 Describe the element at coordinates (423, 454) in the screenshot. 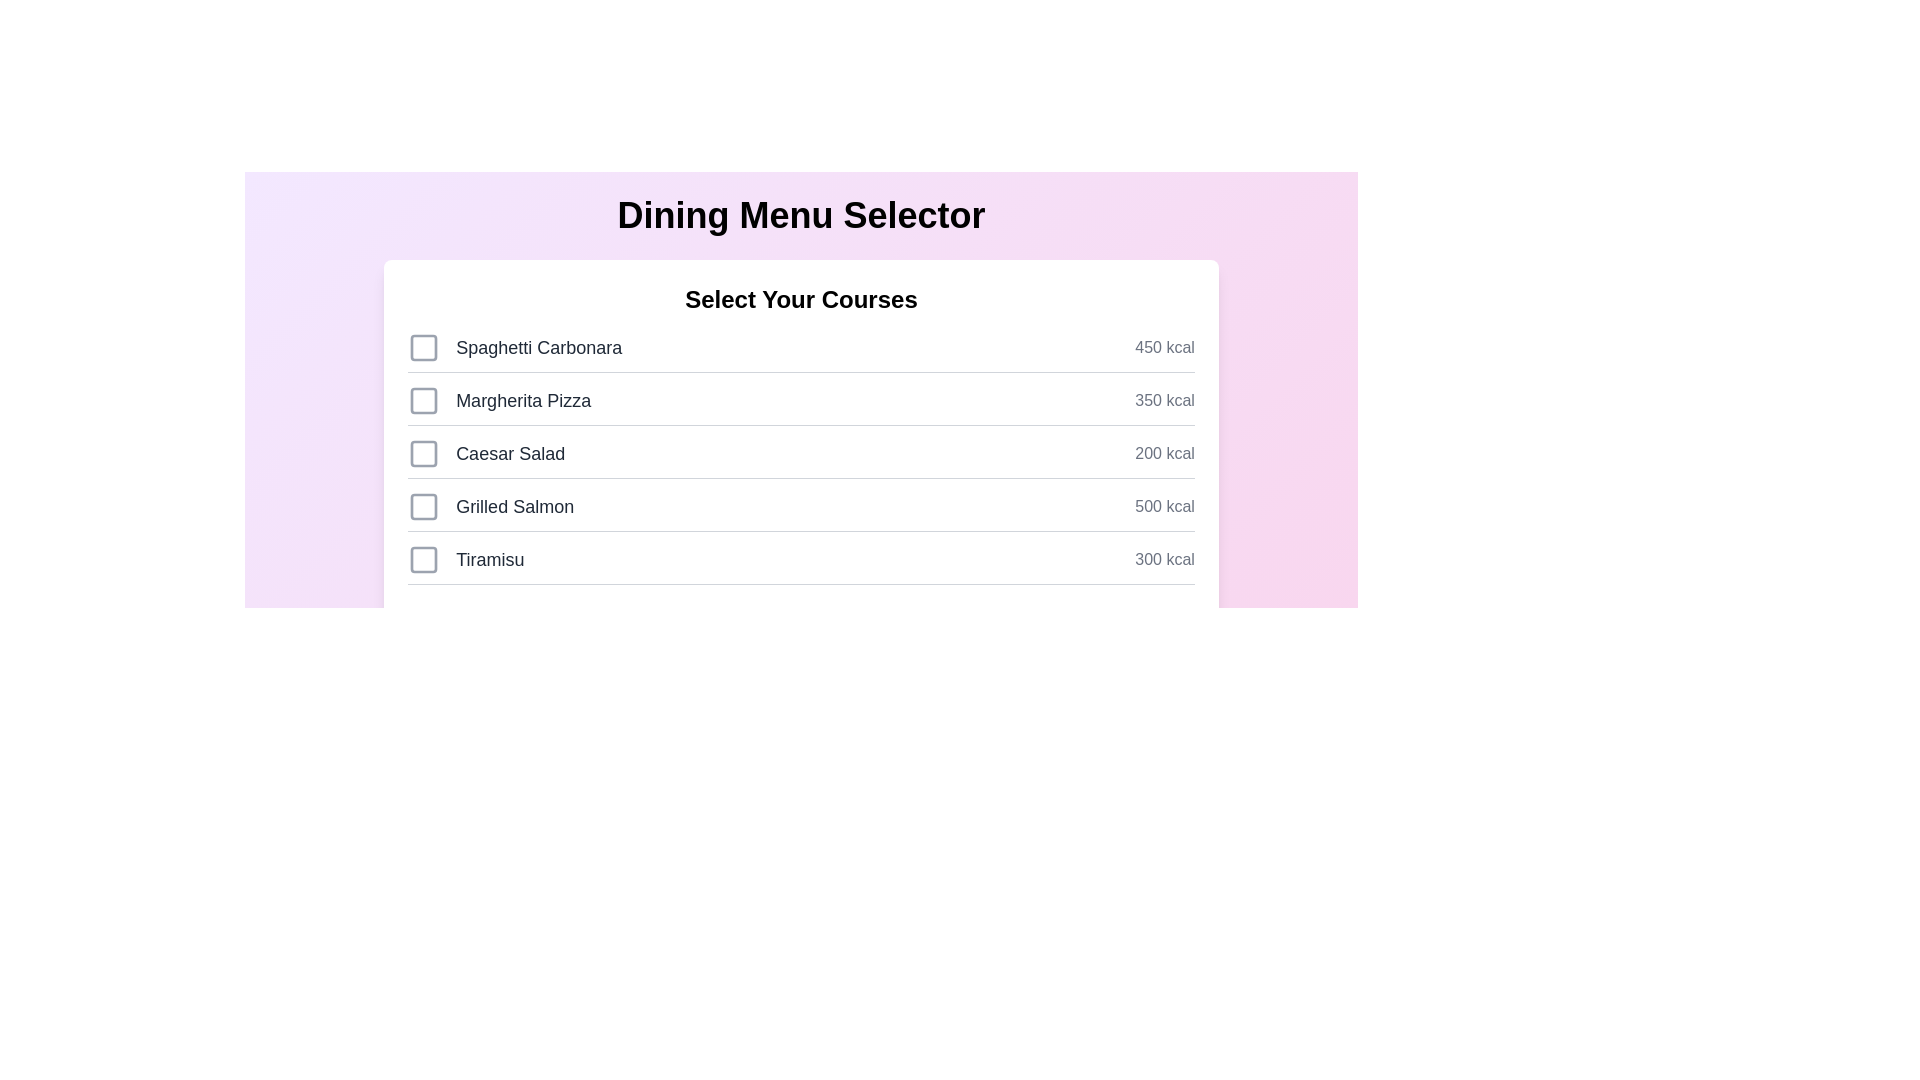

I see `the checkbox for the dish Caesar Salad` at that location.